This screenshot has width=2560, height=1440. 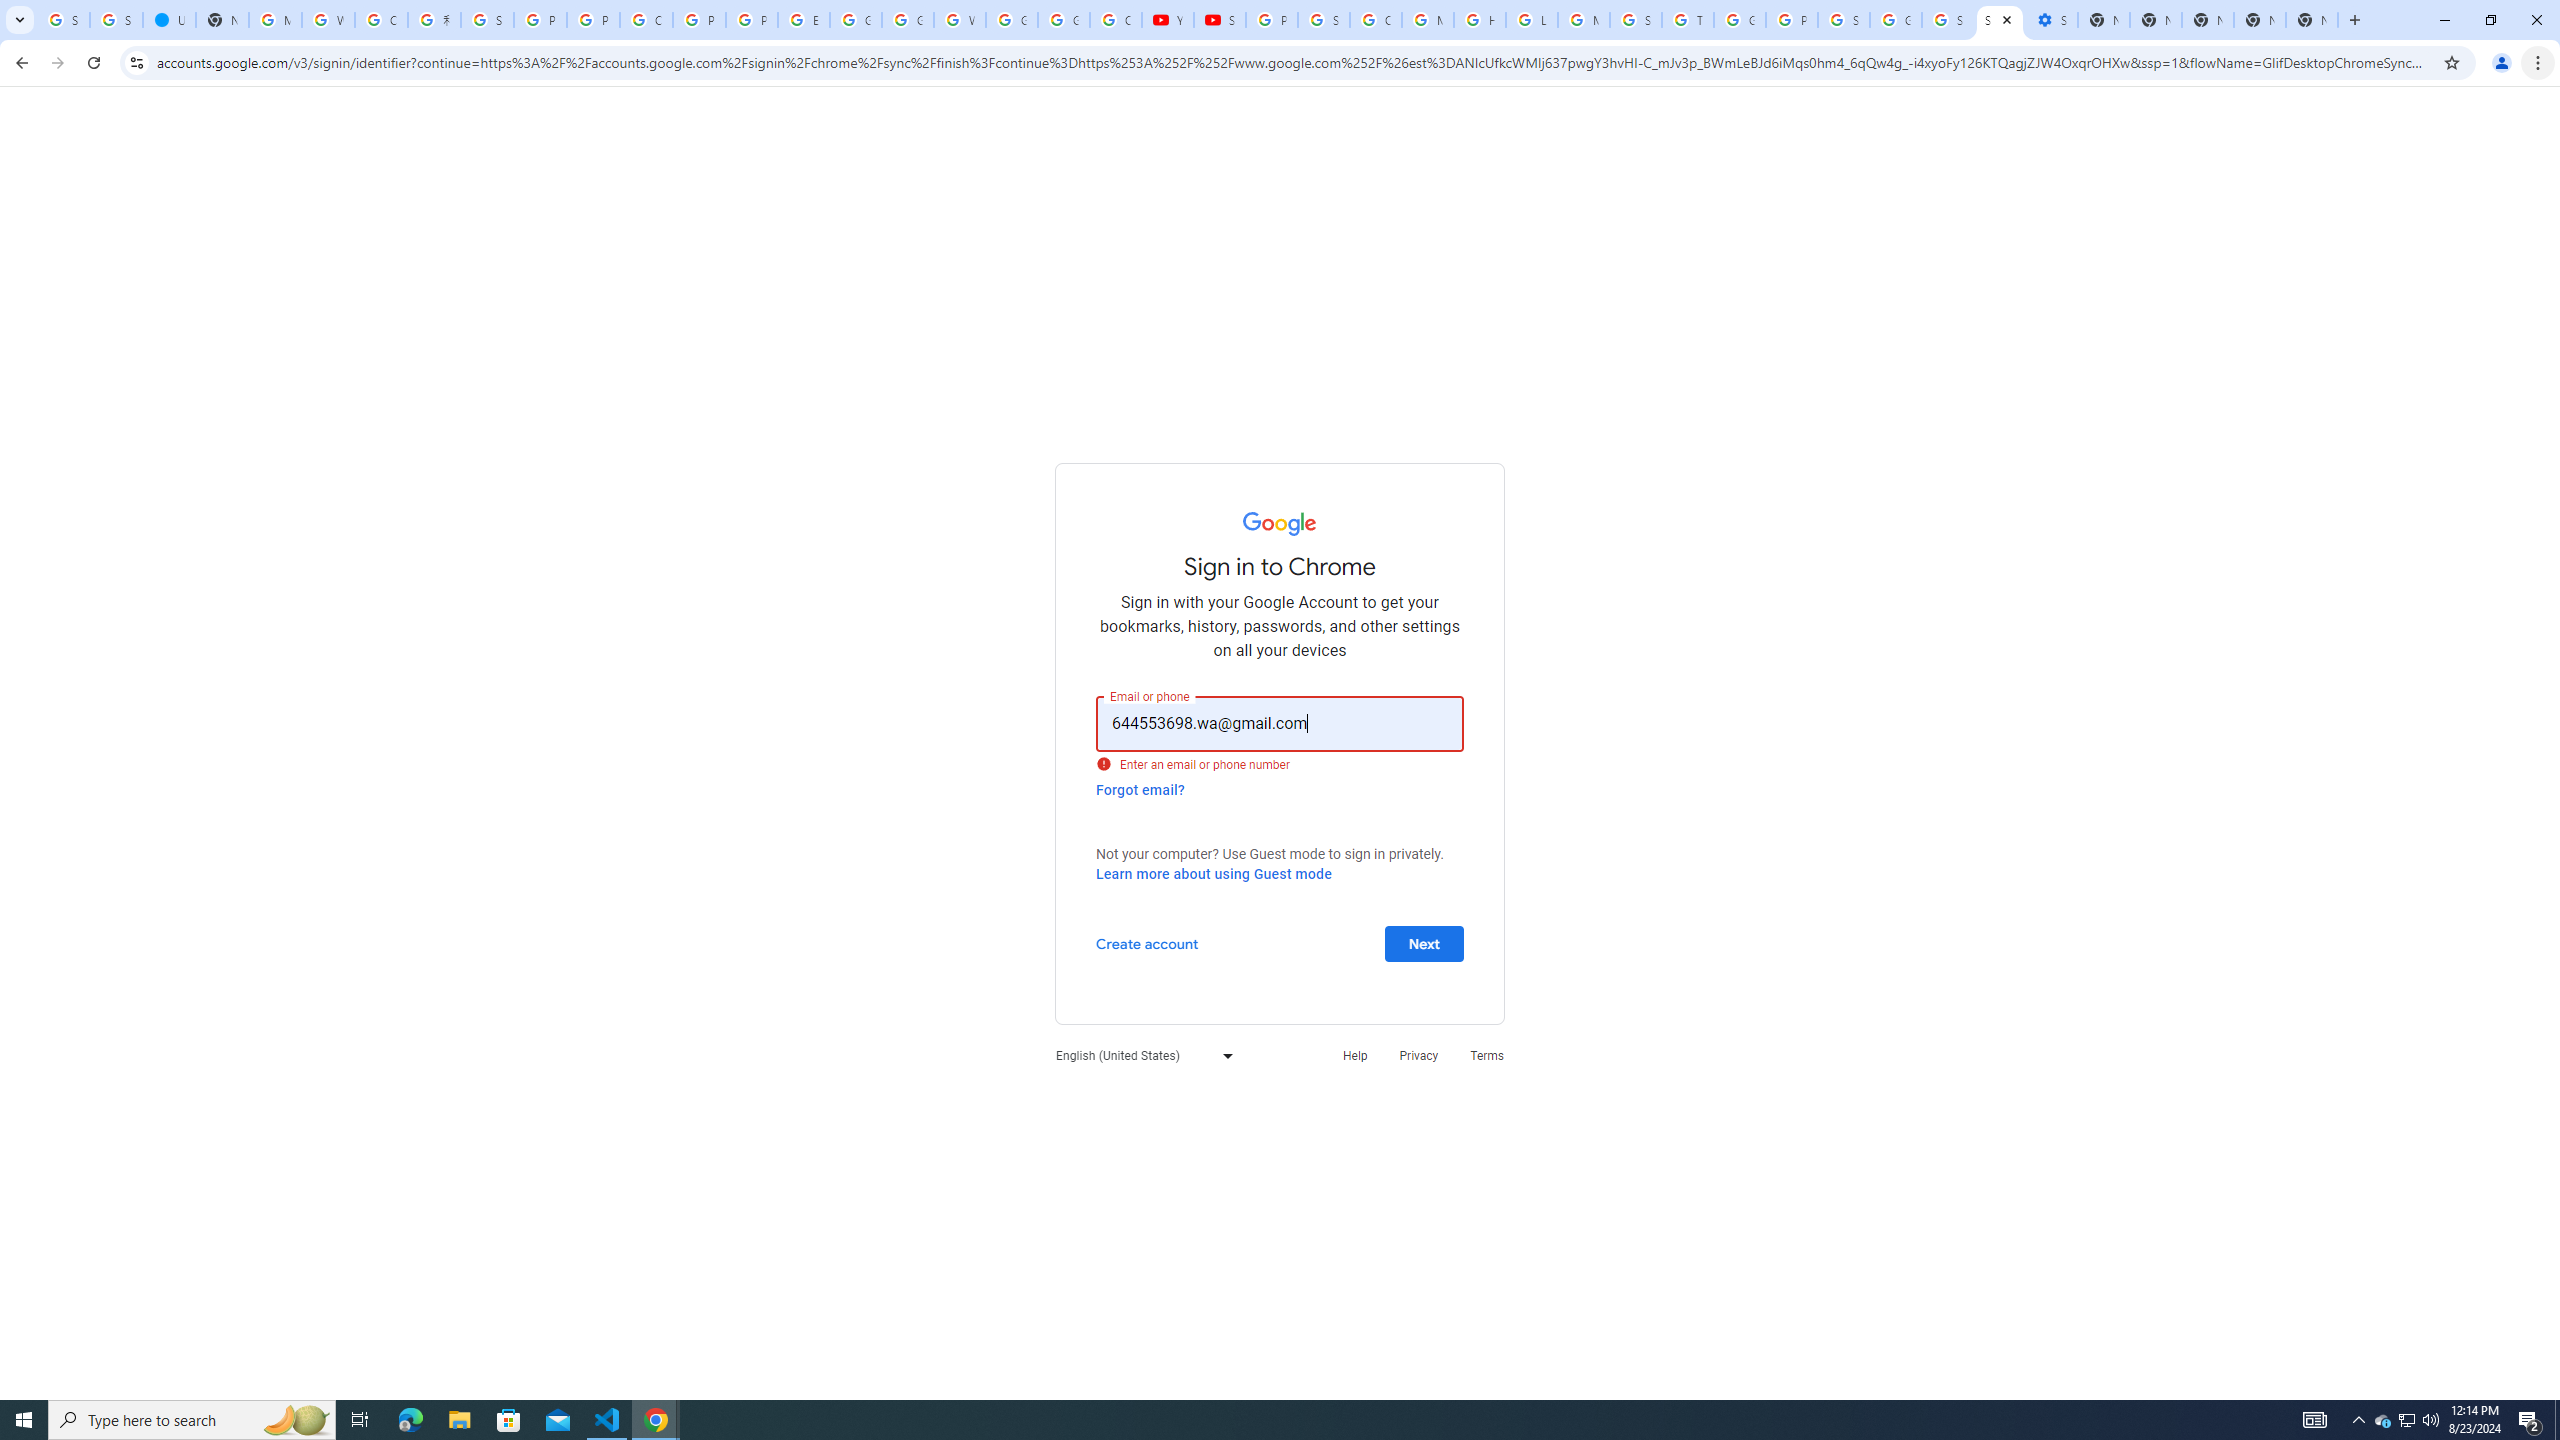 What do you see at coordinates (1423, 942) in the screenshot?
I see `'Next'` at bounding box center [1423, 942].